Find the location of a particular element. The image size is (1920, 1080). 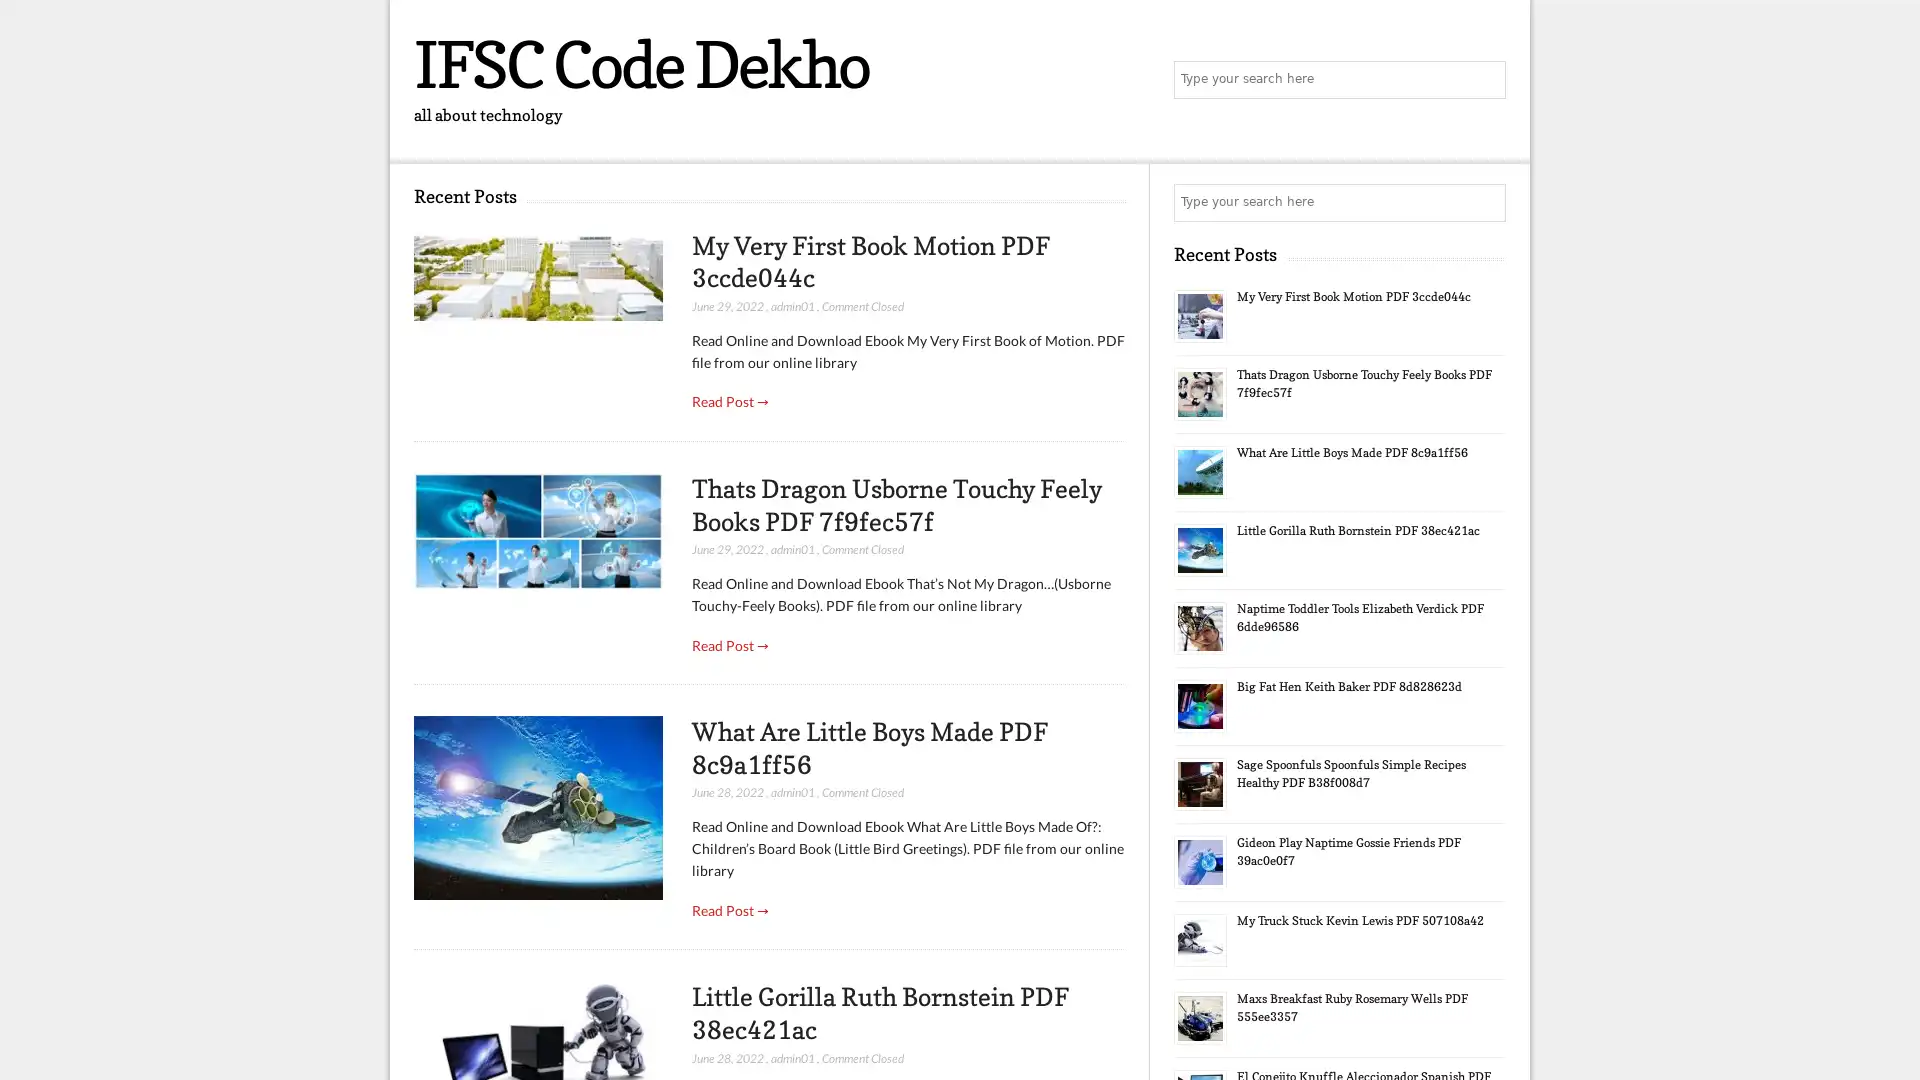

Search is located at coordinates (1485, 80).